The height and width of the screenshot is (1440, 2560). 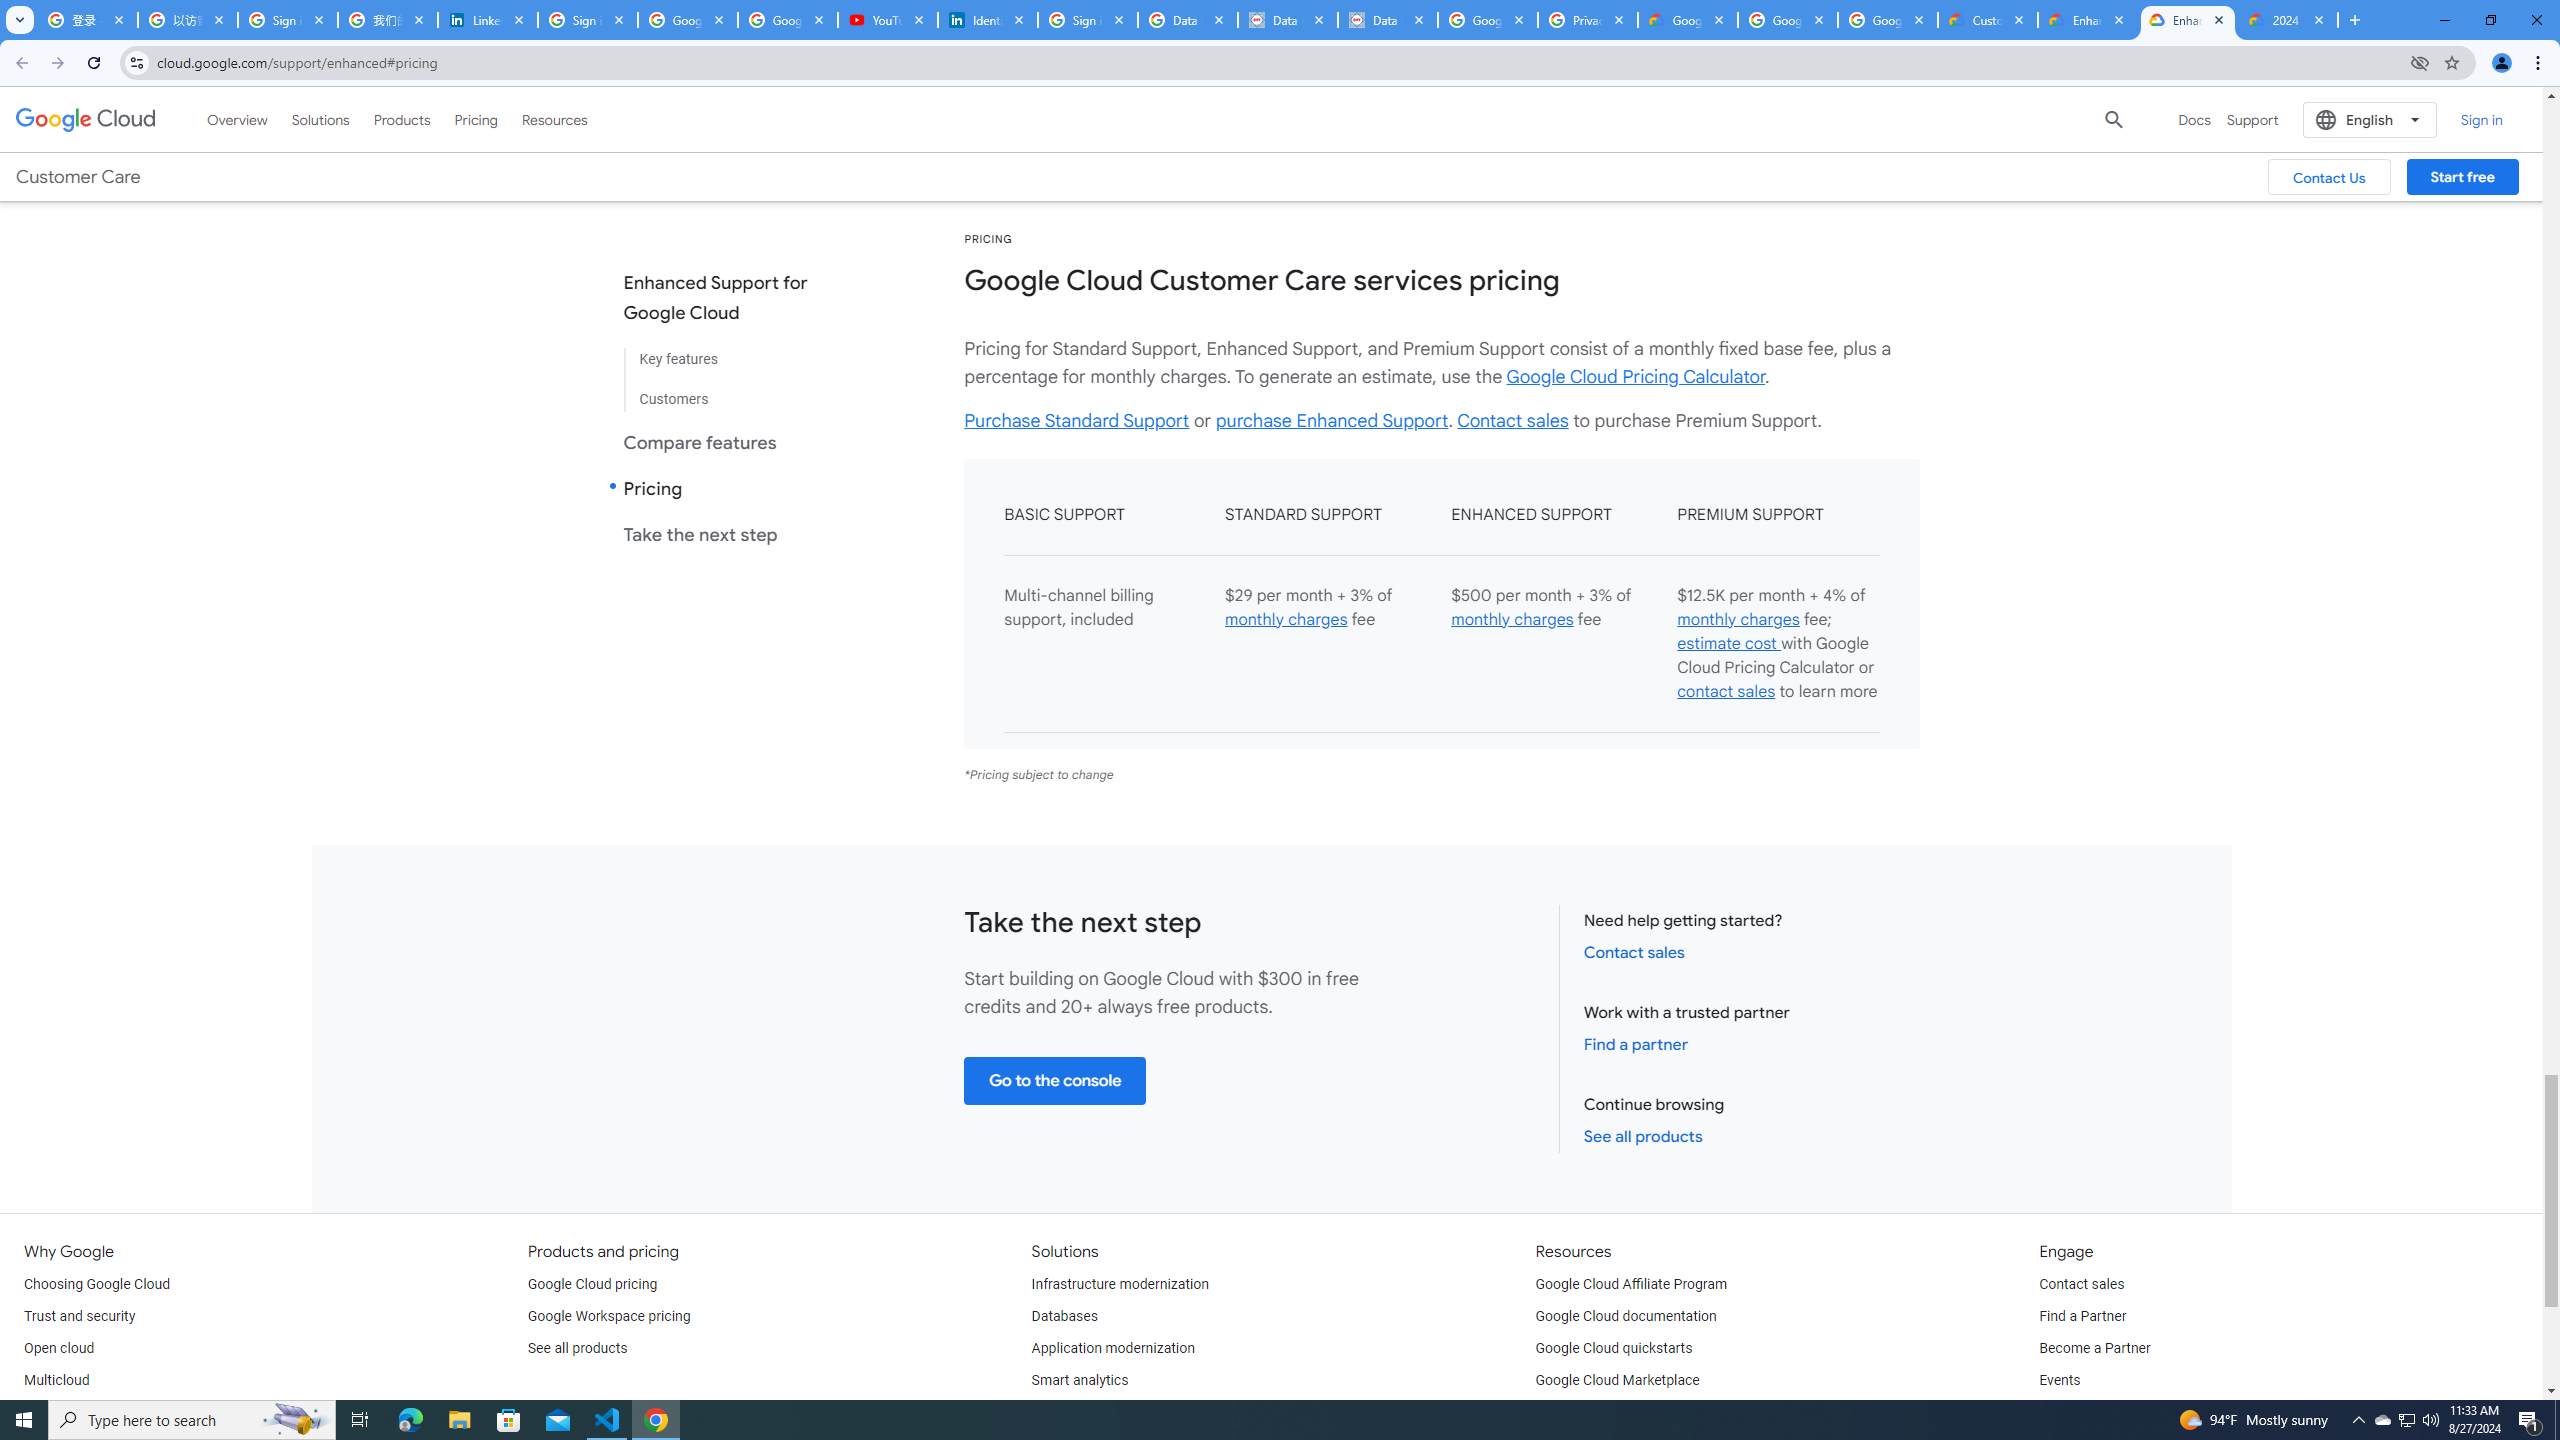 I want to click on 'Smart analytics', so click(x=1080, y=1379).